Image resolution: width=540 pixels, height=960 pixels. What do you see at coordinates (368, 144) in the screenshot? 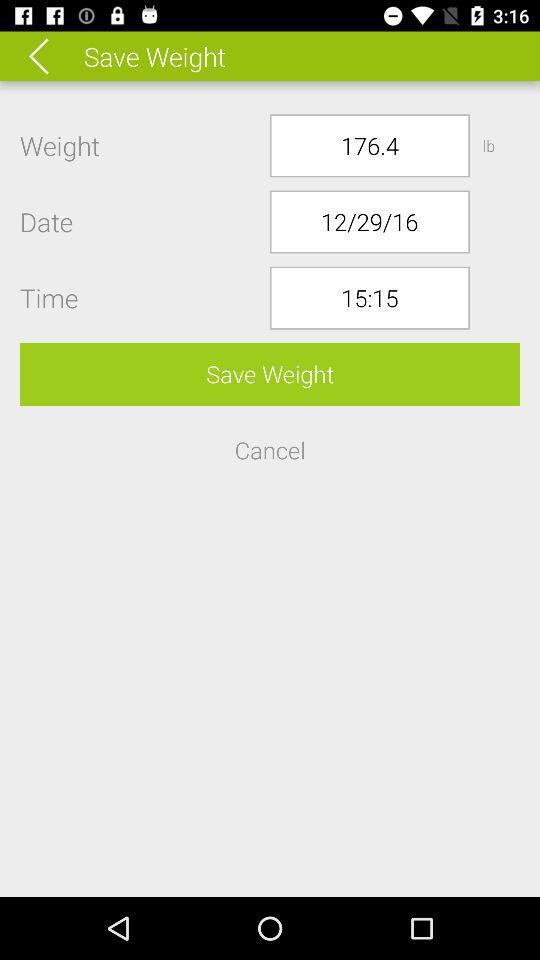
I see `the icon to the left of the lb` at bounding box center [368, 144].